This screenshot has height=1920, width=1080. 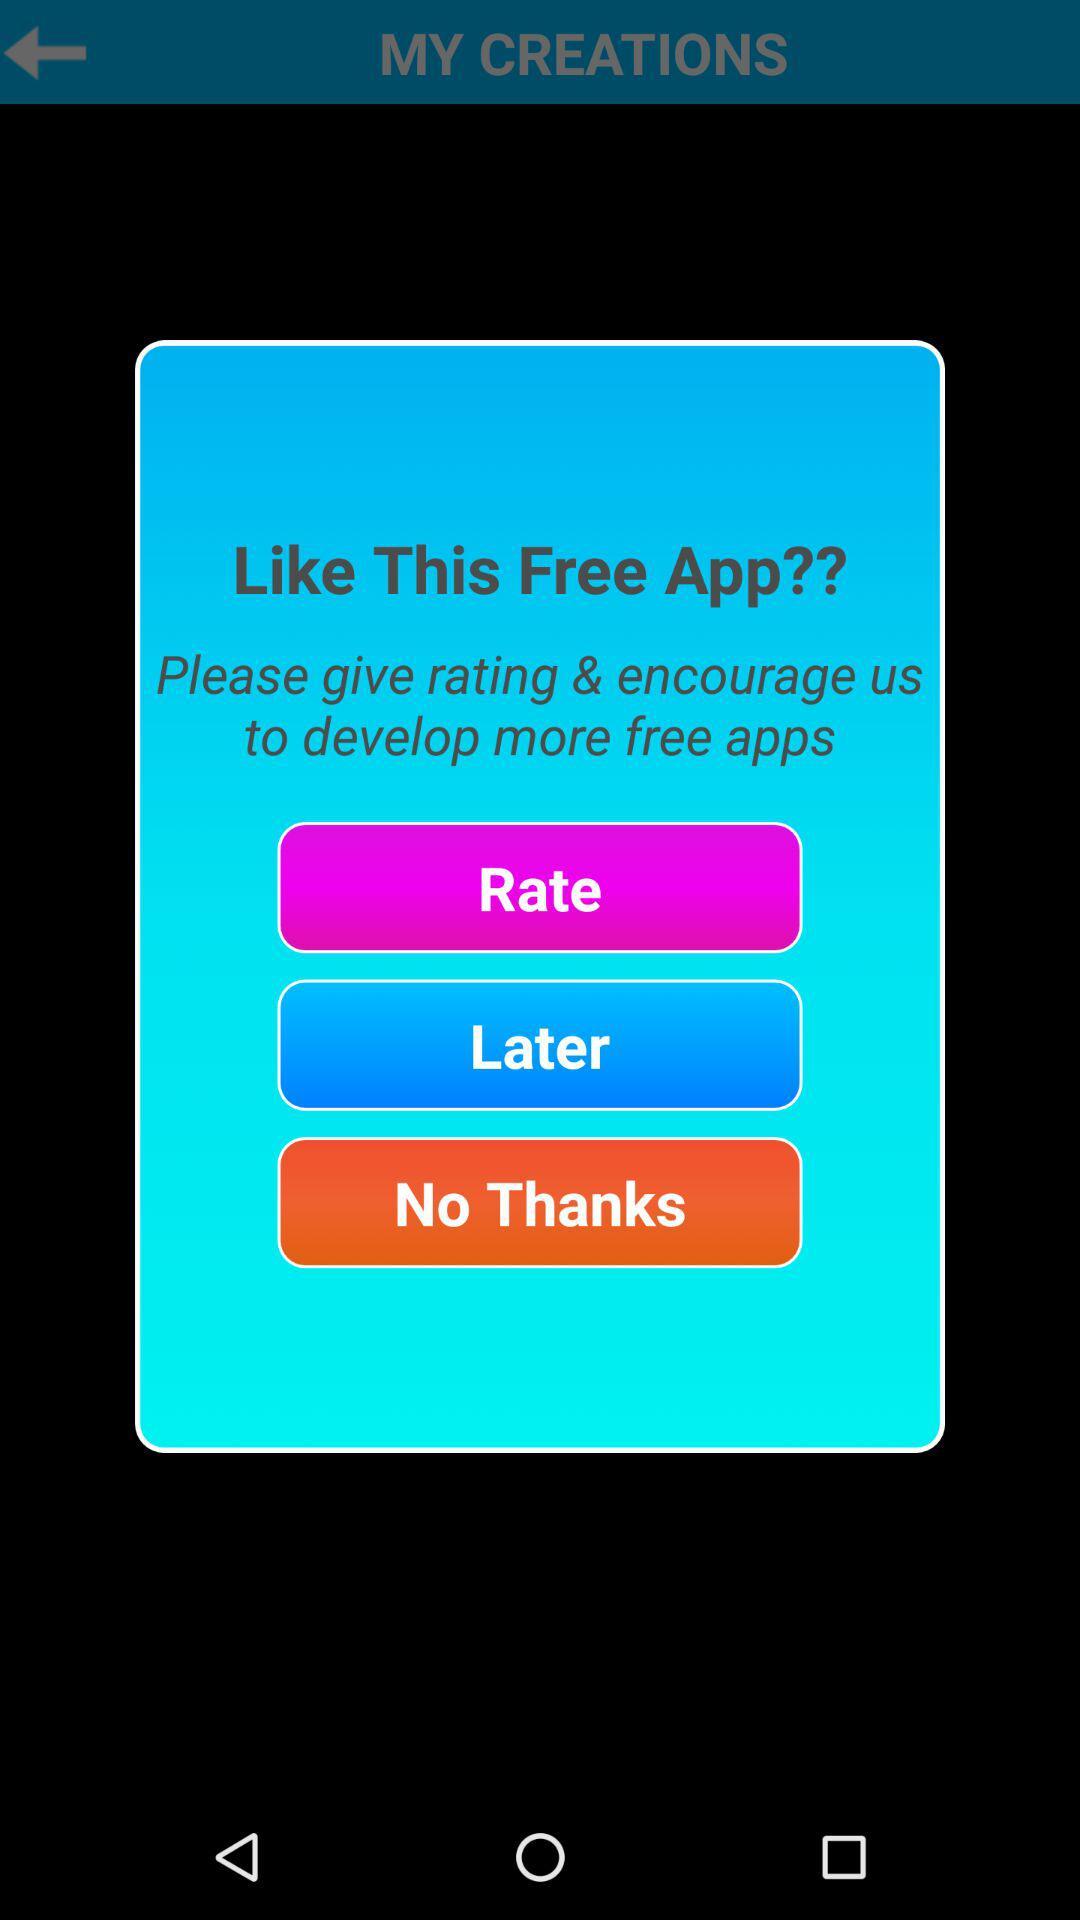 What do you see at coordinates (540, 886) in the screenshot?
I see `the item below the please give rating item` at bounding box center [540, 886].